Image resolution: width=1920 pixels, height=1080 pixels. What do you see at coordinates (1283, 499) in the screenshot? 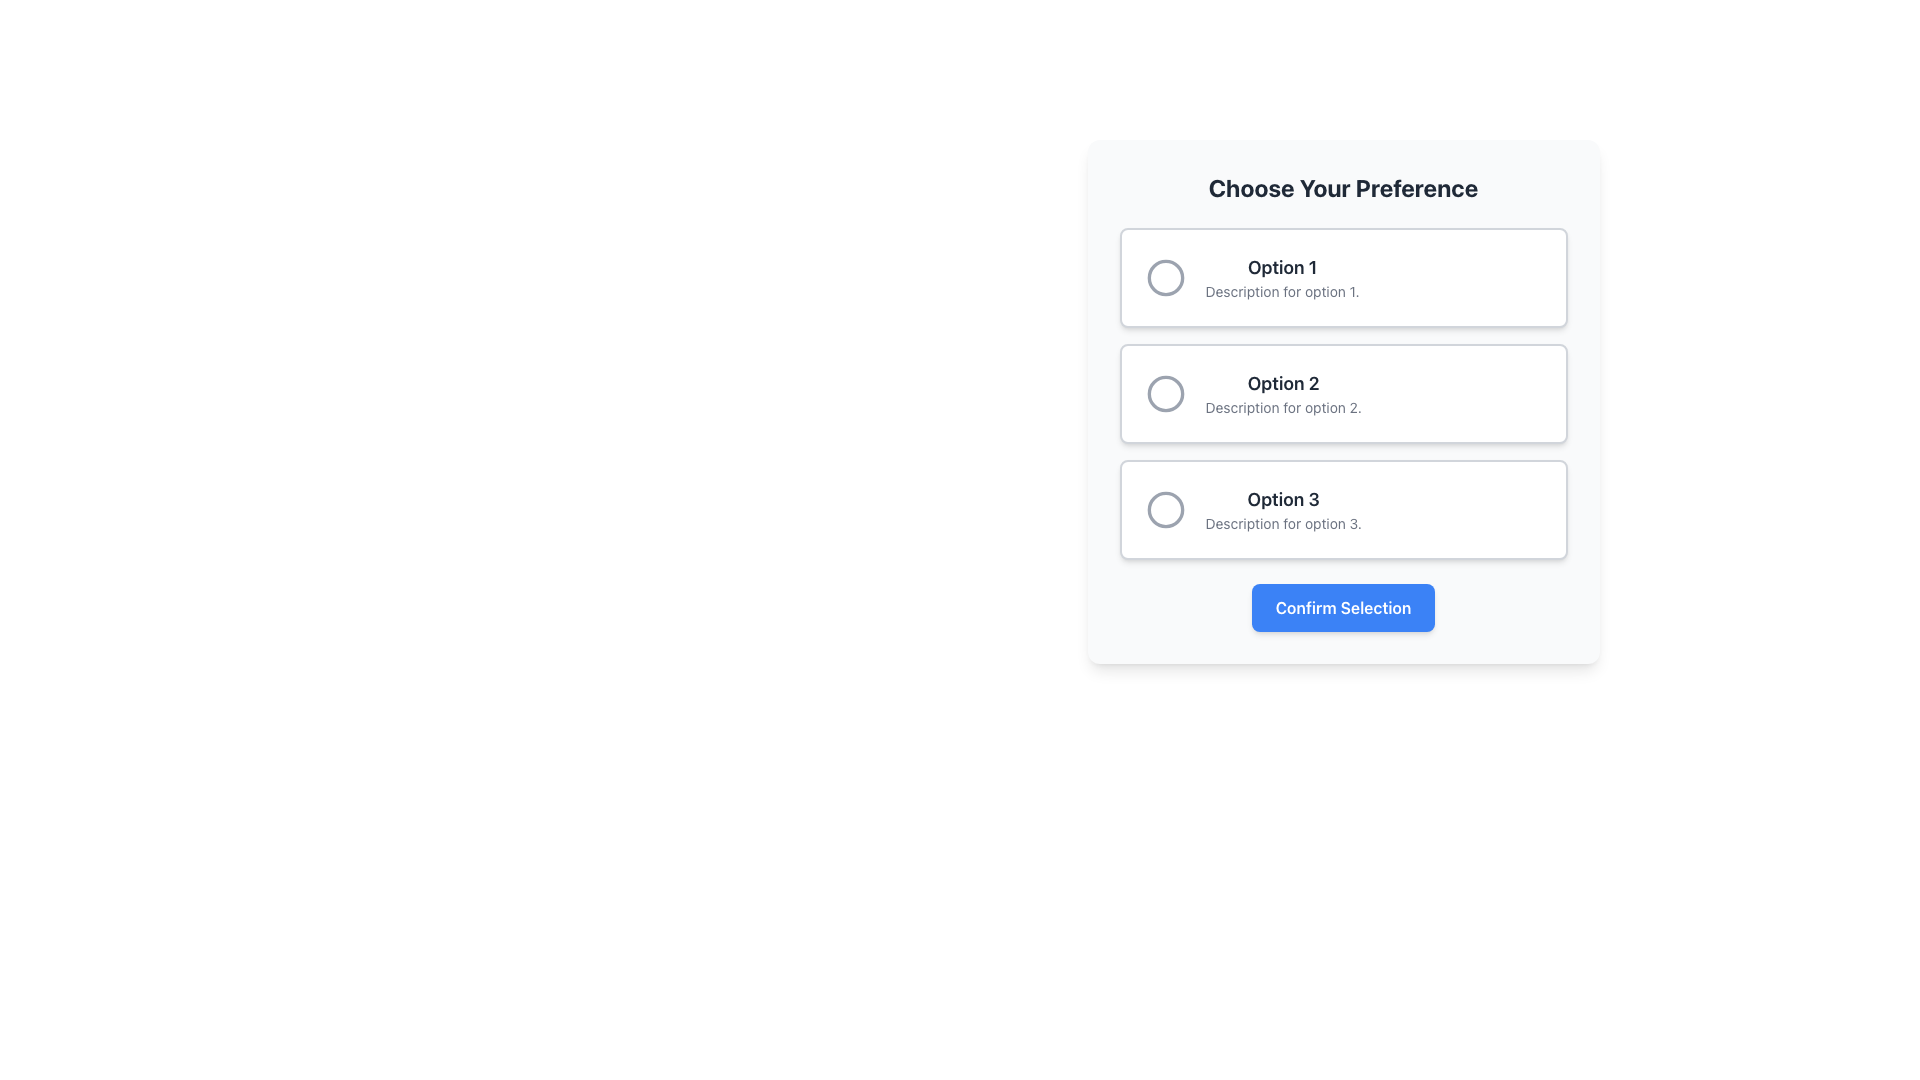
I see `the 'Option 3' label which identifies the third selectable option in the list` at bounding box center [1283, 499].